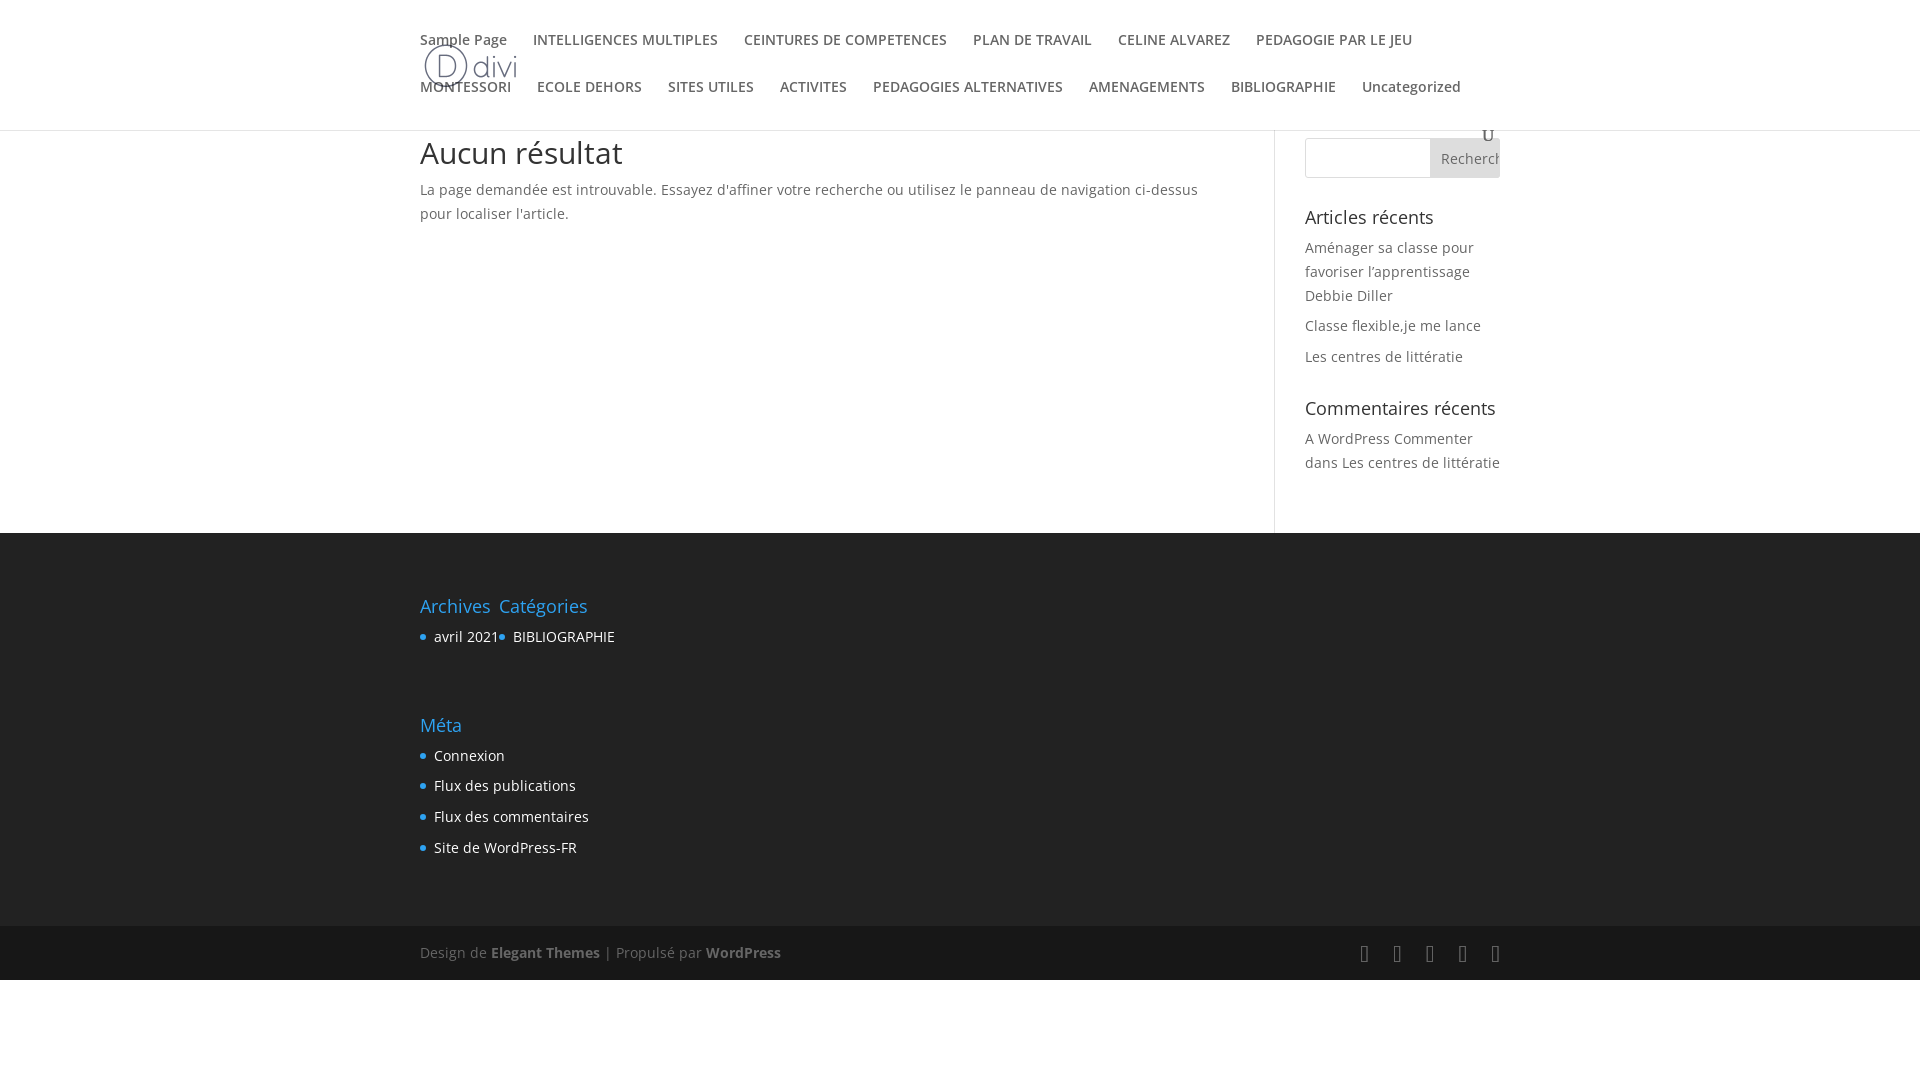 Image resolution: width=1920 pixels, height=1080 pixels. I want to click on 'ACTIVITES', so click(813, 103).